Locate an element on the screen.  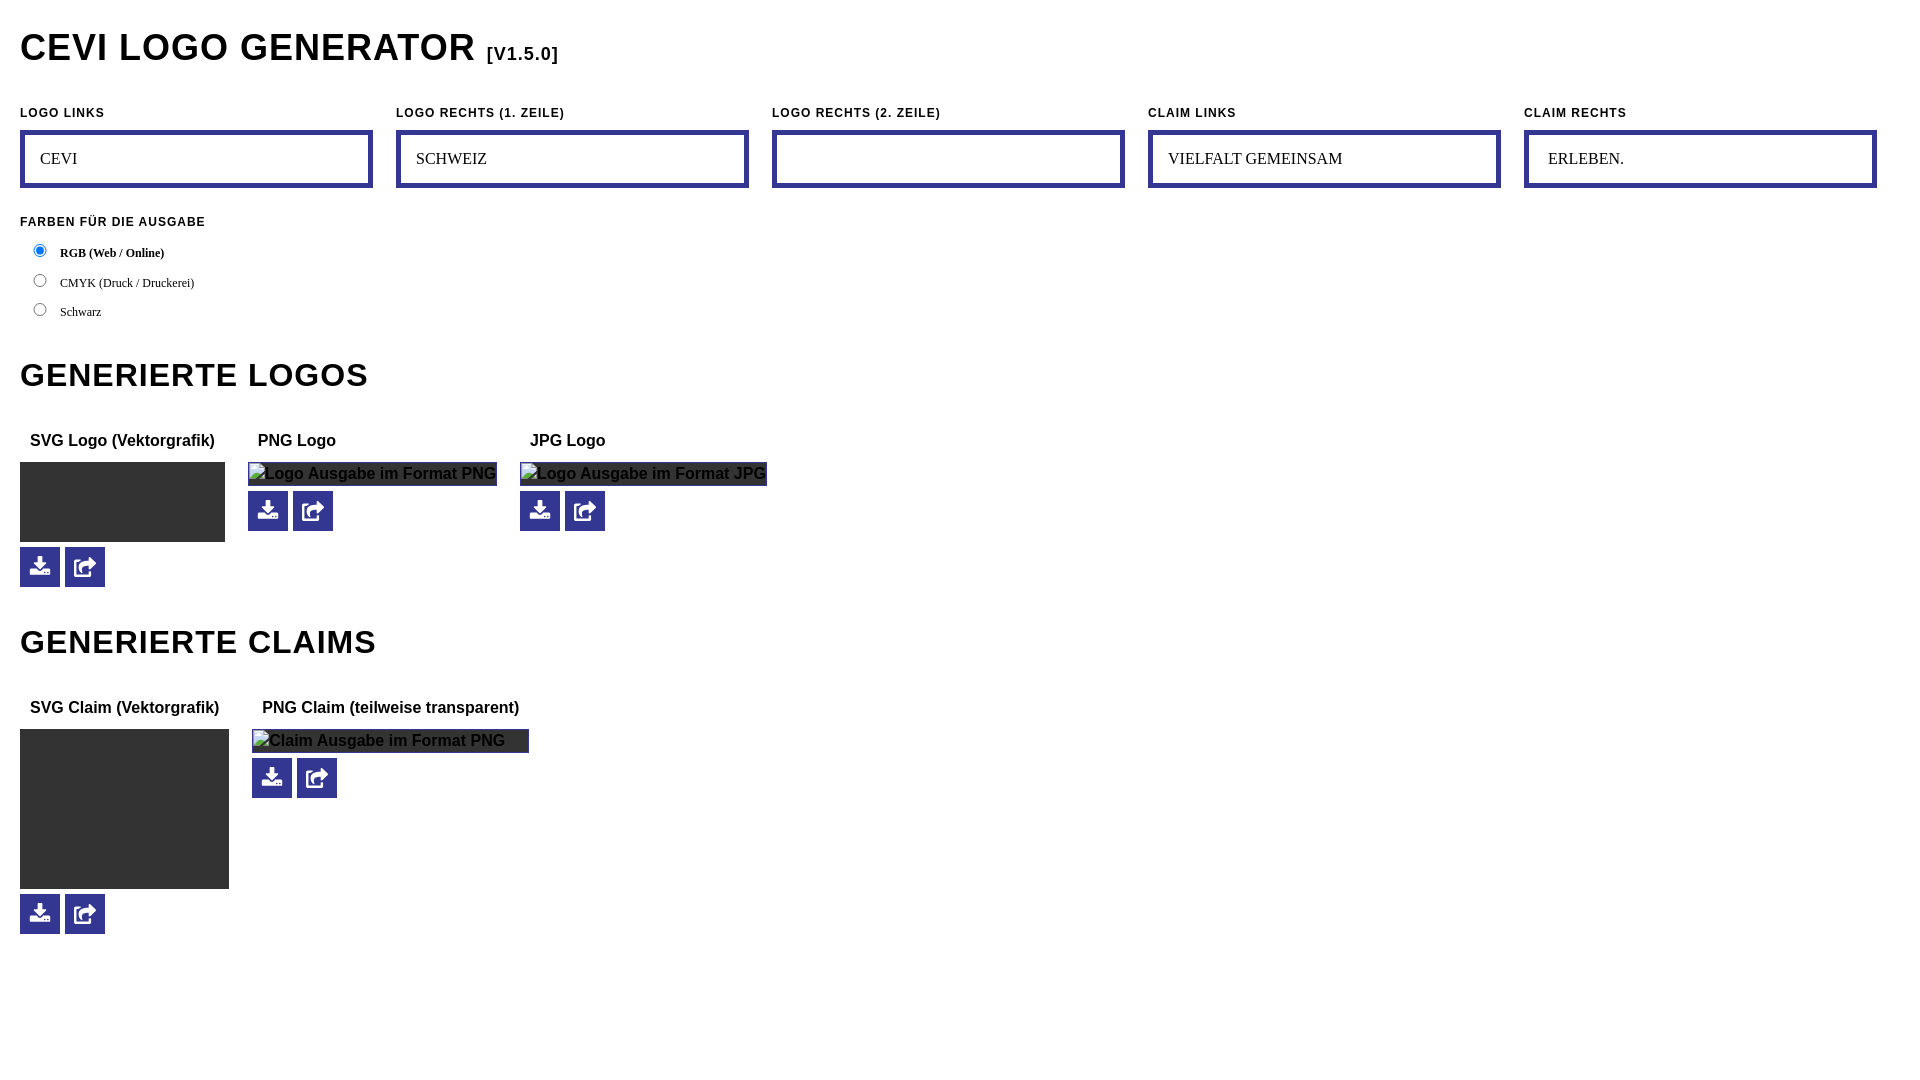
'Download PNG Logo' is located at coordinates (267, 508).